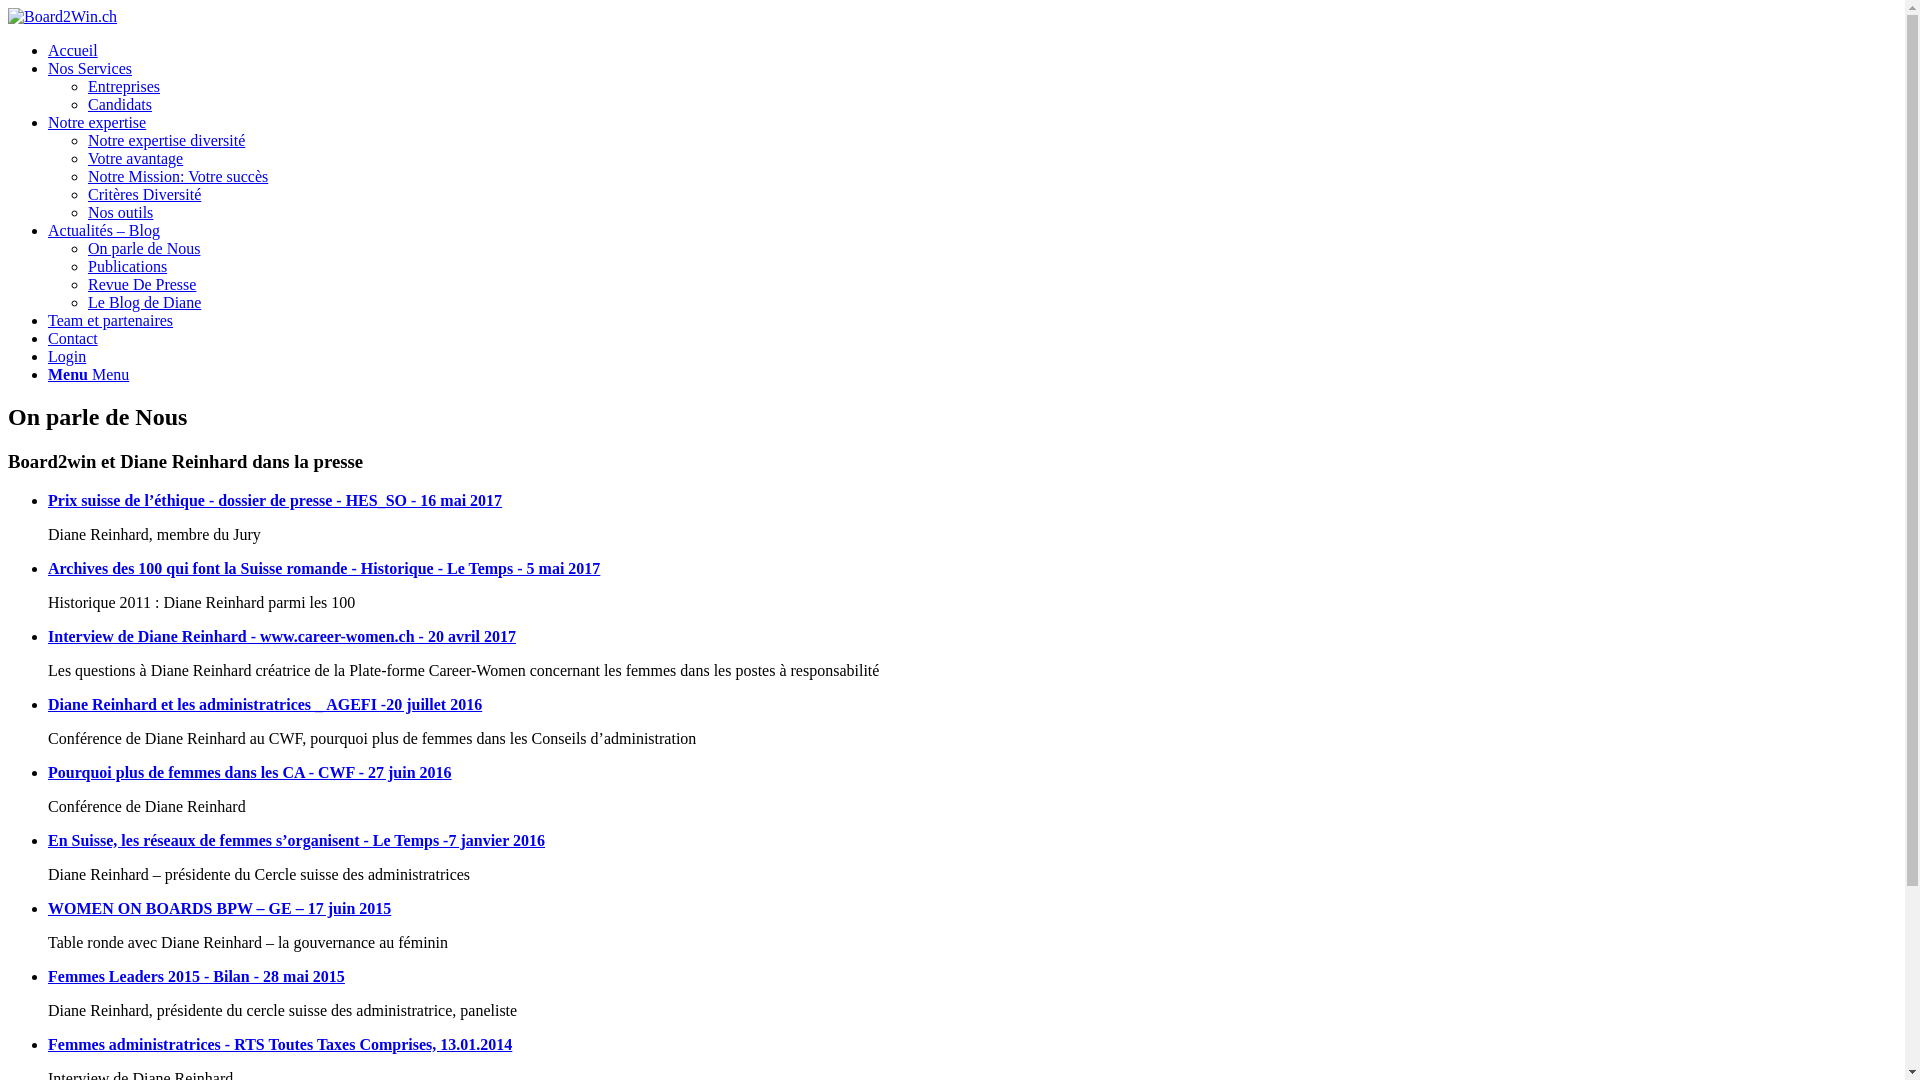  I want to click on 'Menu Menu', so click(87, 374).